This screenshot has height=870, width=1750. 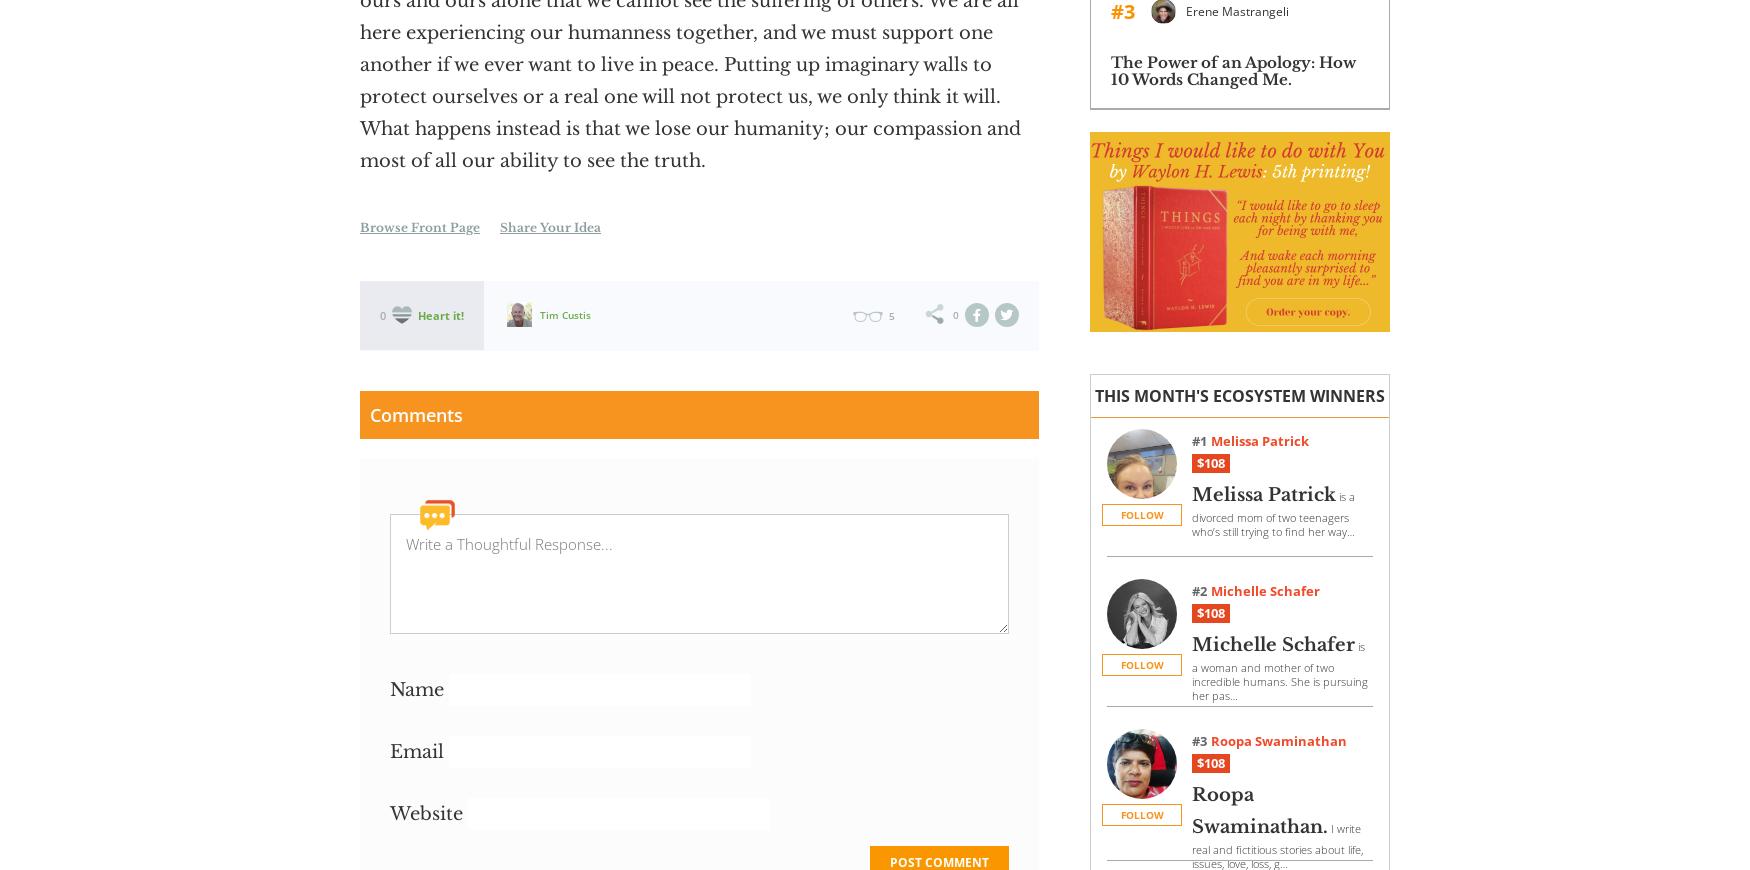 What do you see at coordinates (425, 813) in the screenshot?
I see `'Website'` at bounding box center [425, 813].